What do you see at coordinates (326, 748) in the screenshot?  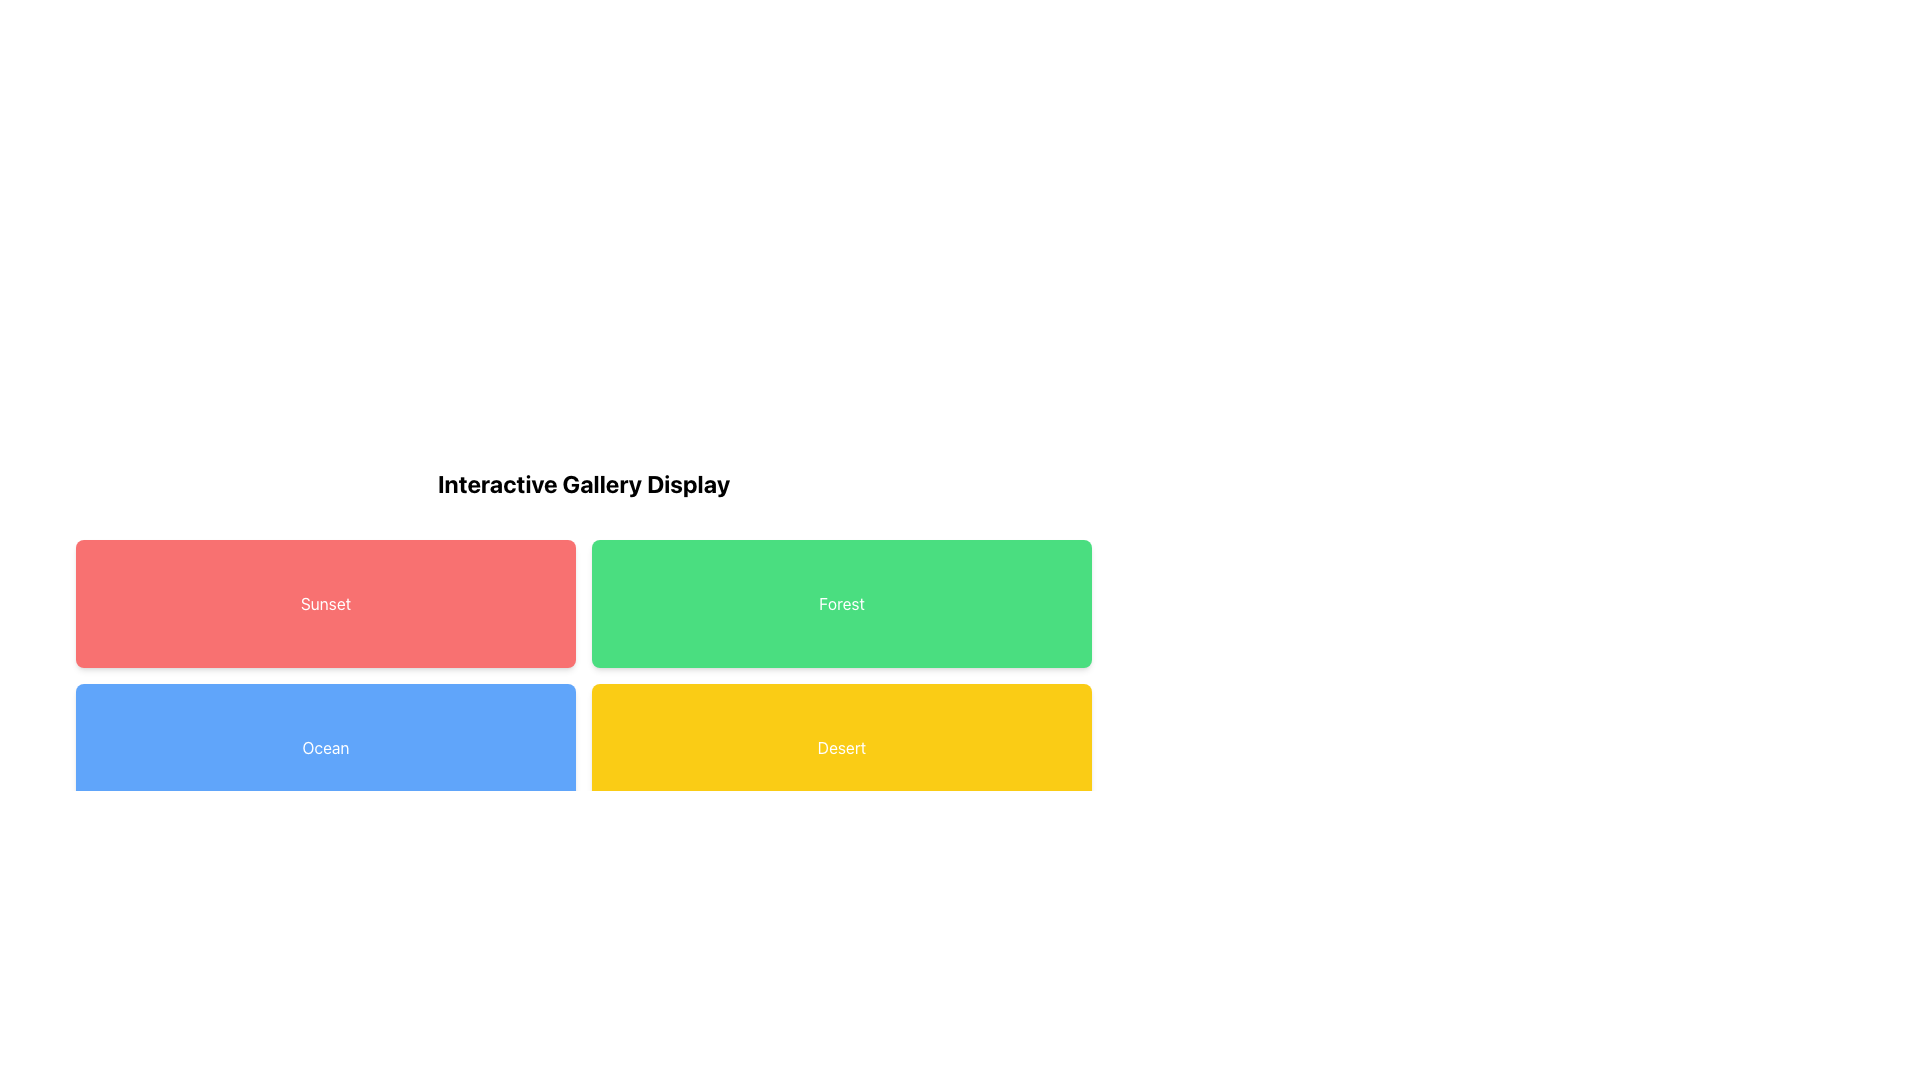 I see `the 'Ocean' card, which is a rectangular card with a blue background and white text, located in the second row and first column of the grid layout` at bounding box center [326, 748].